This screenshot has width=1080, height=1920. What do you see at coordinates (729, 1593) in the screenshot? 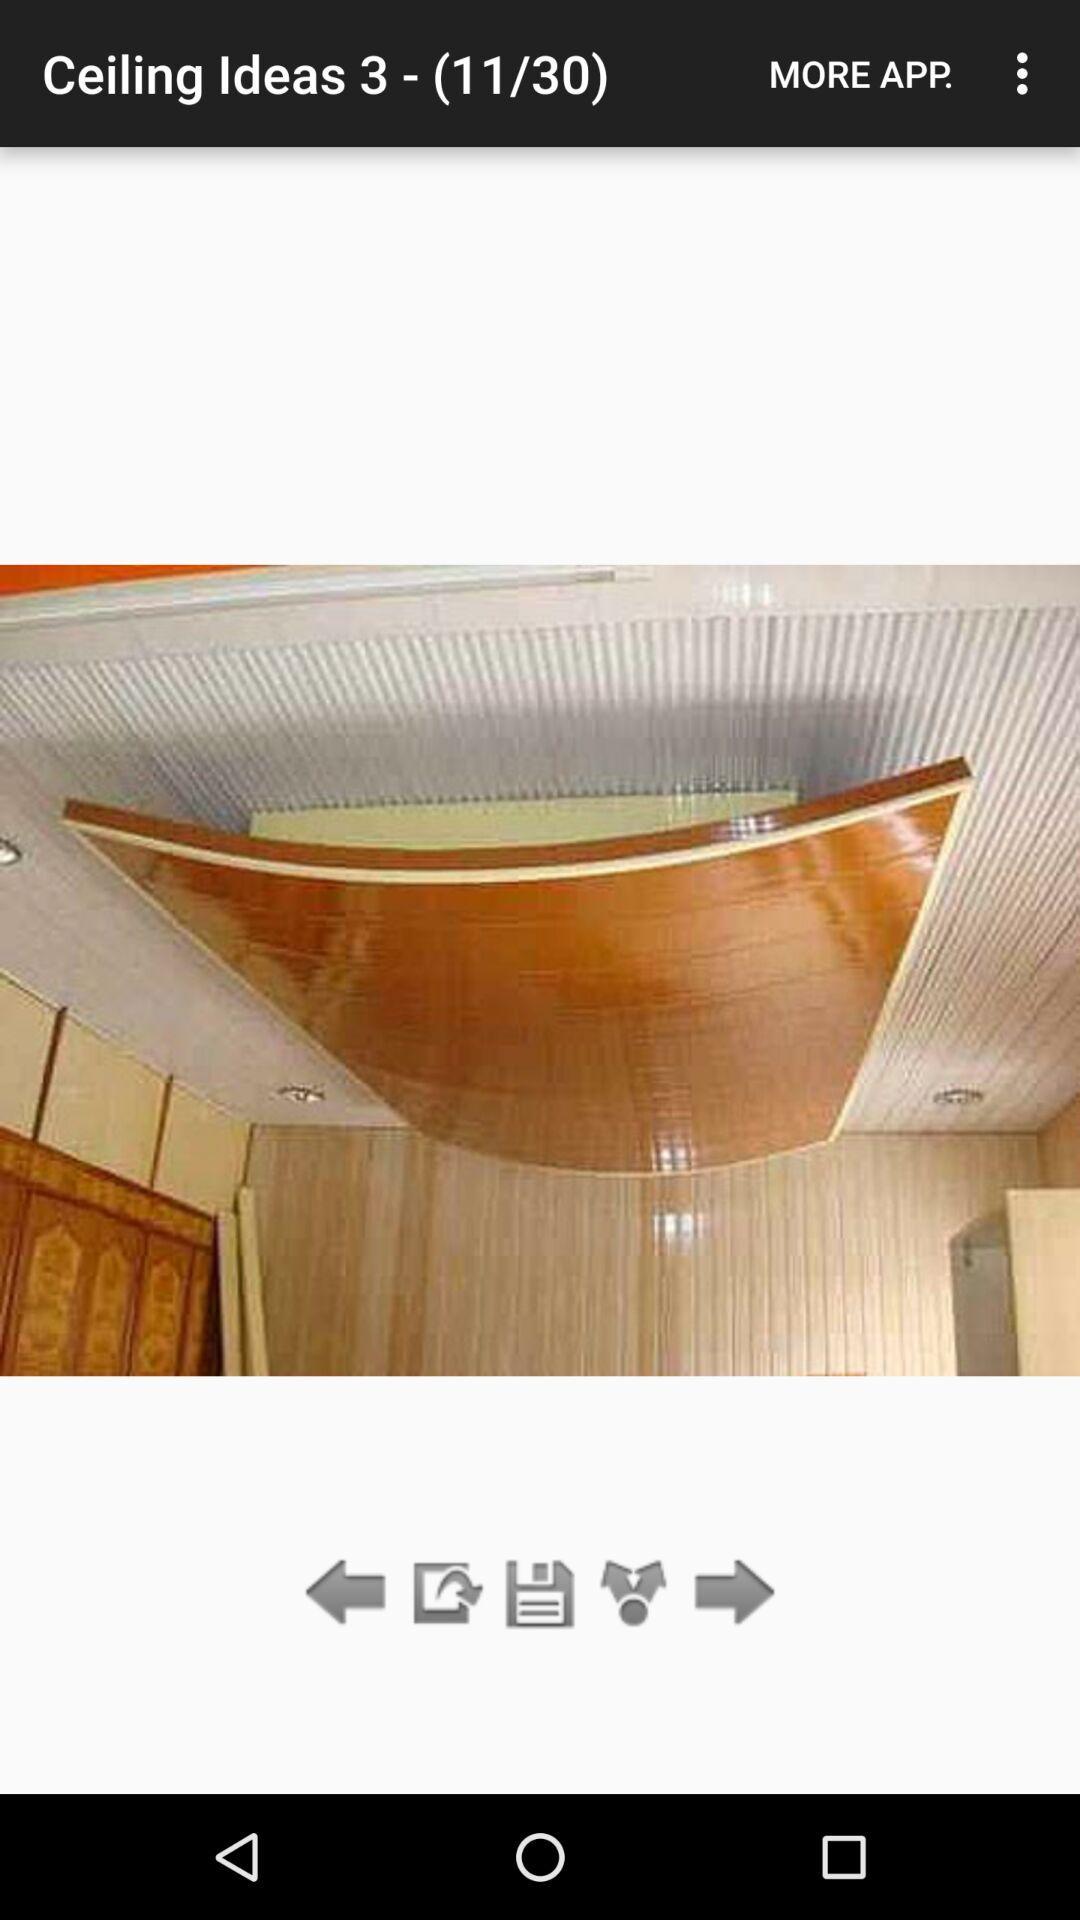
I see `the icon at the bottom right corner` at bounding box center [729, 1593].